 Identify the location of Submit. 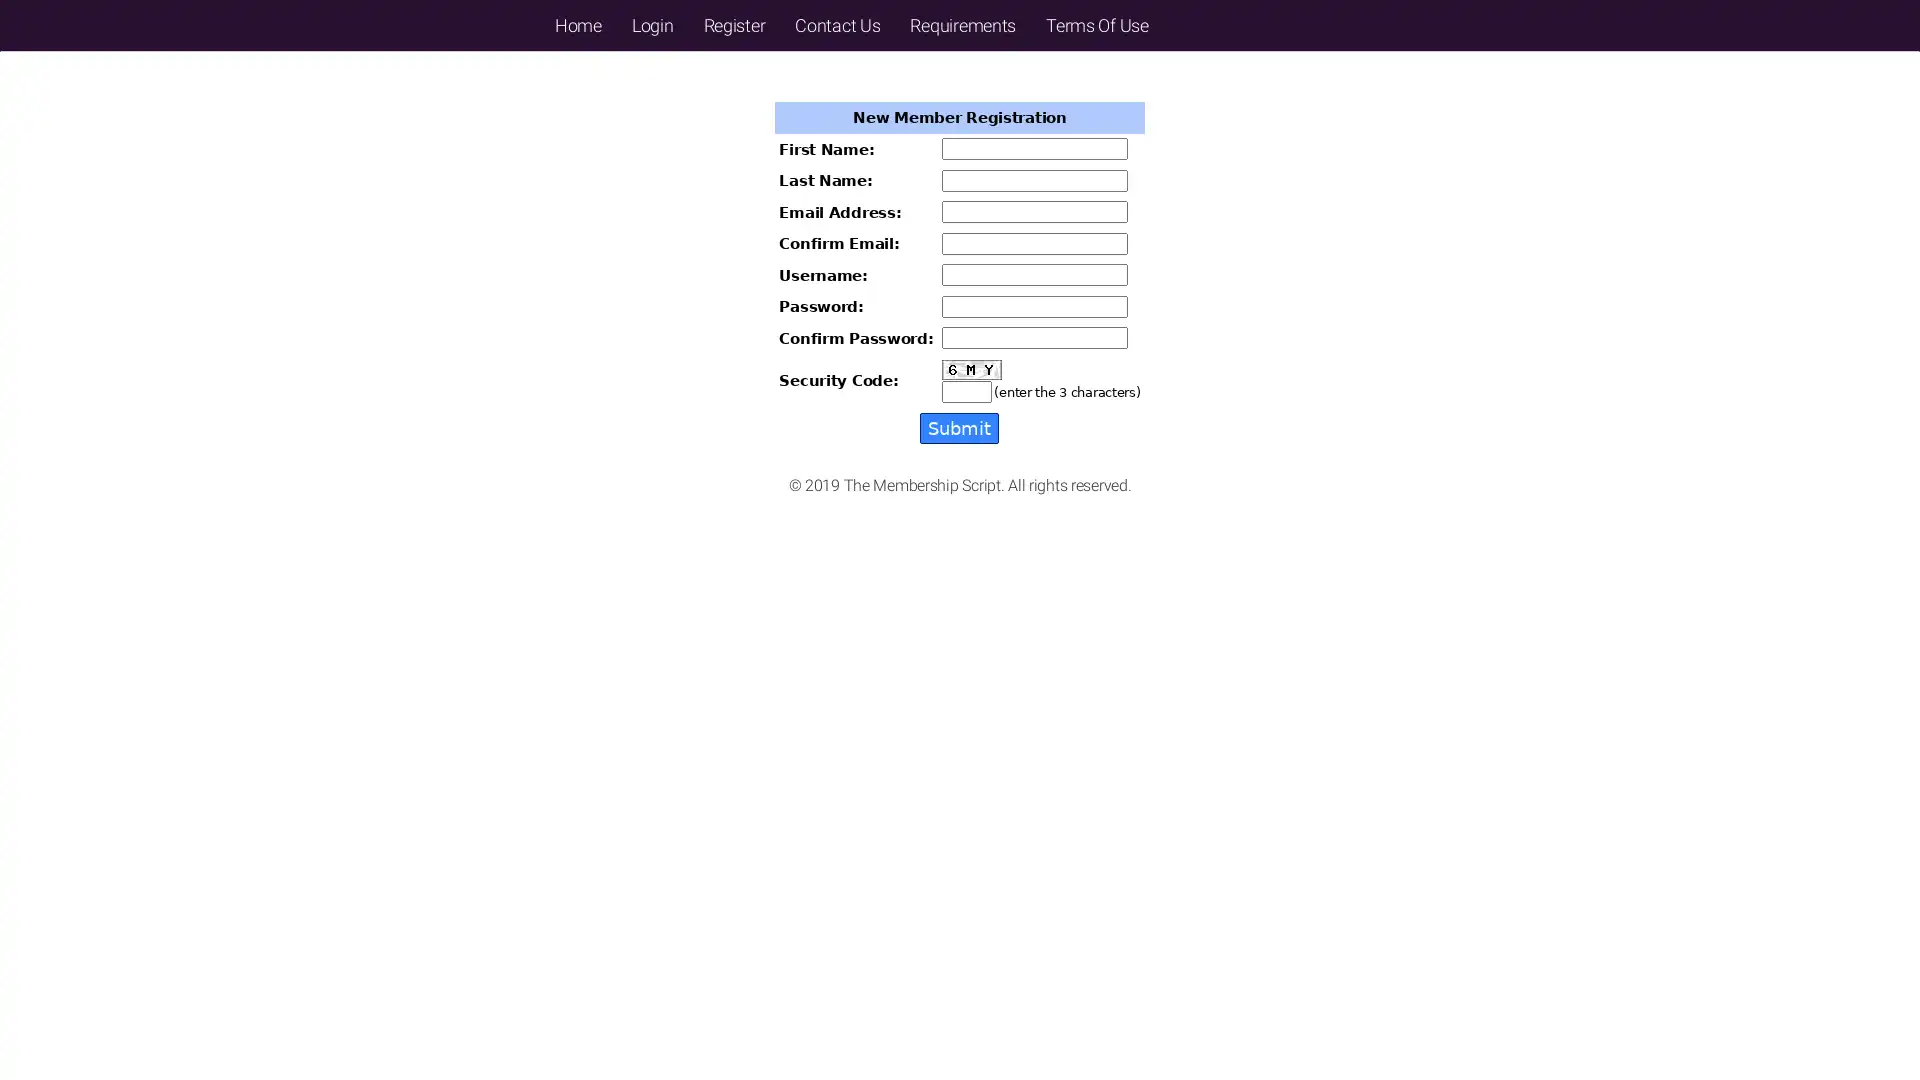
(958, 427).